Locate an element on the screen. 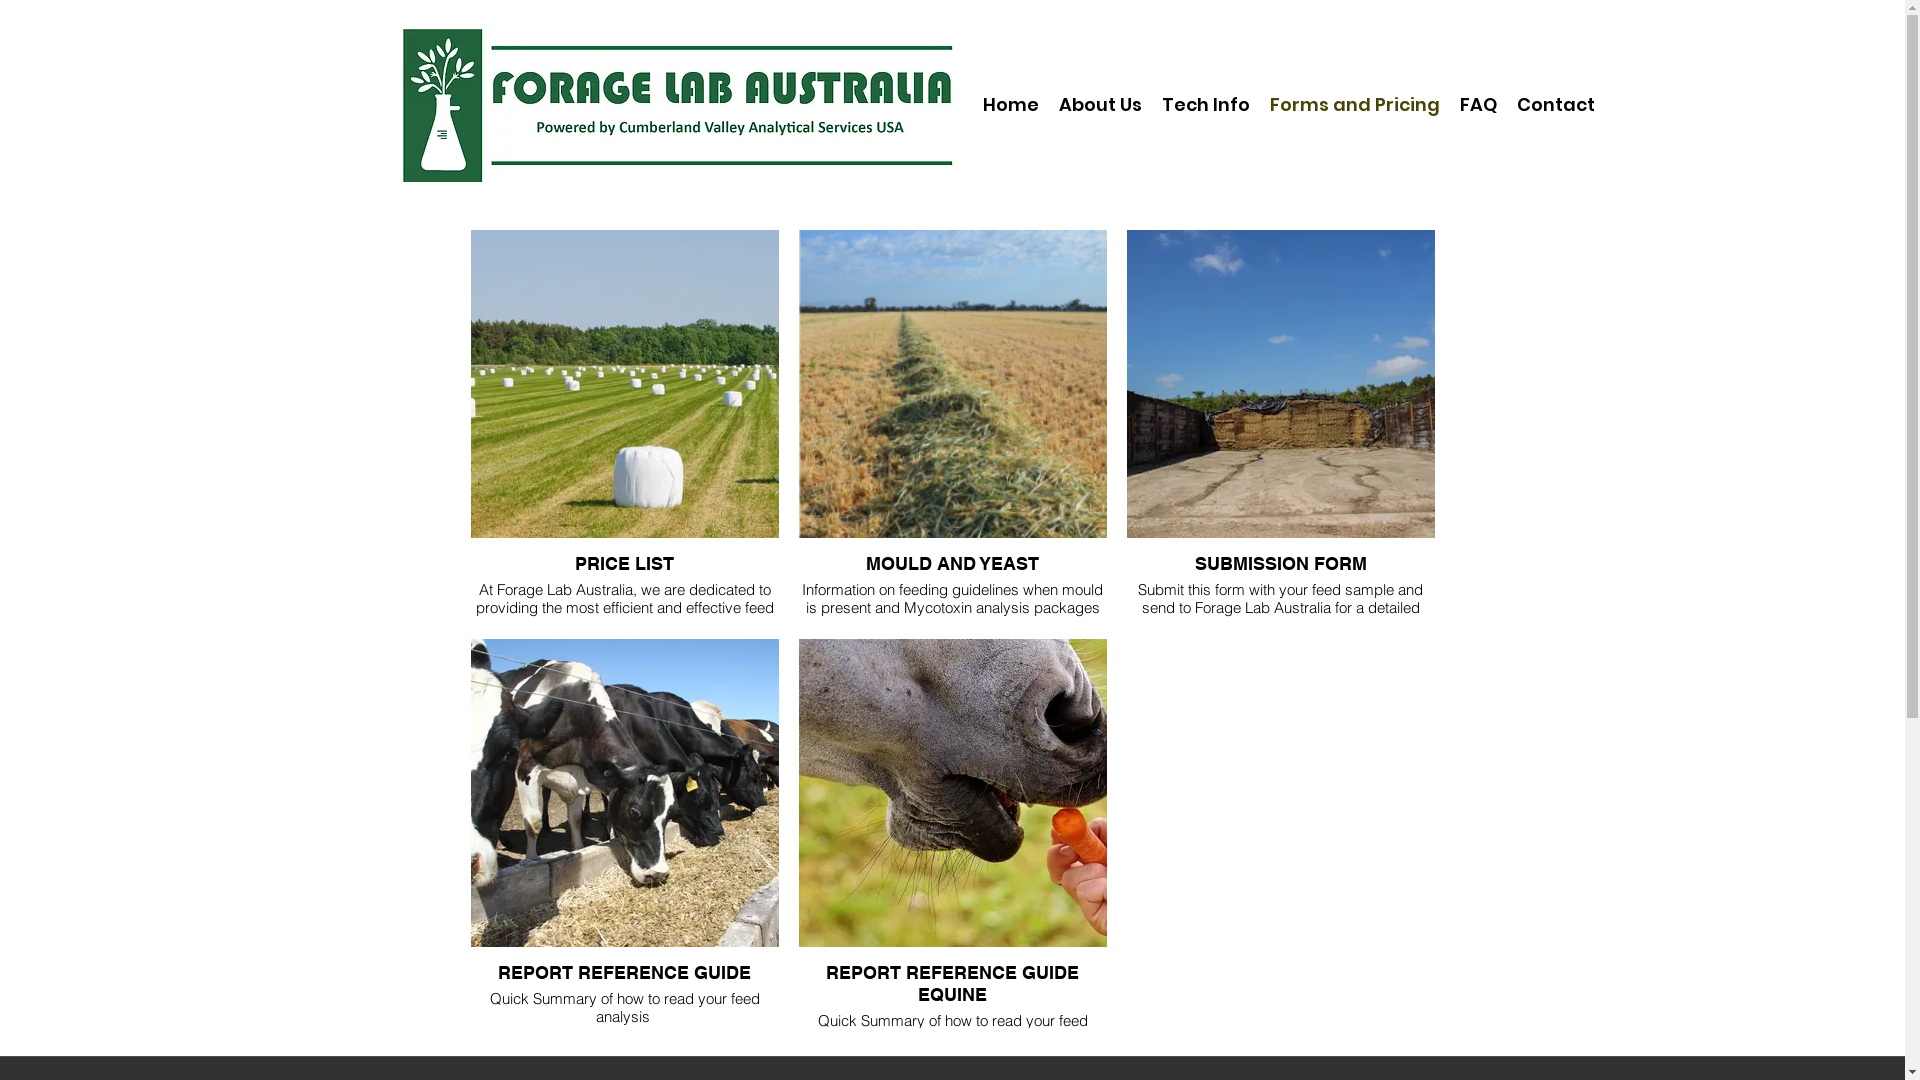  'Tech Info' is located at coordinates (1152, 104).